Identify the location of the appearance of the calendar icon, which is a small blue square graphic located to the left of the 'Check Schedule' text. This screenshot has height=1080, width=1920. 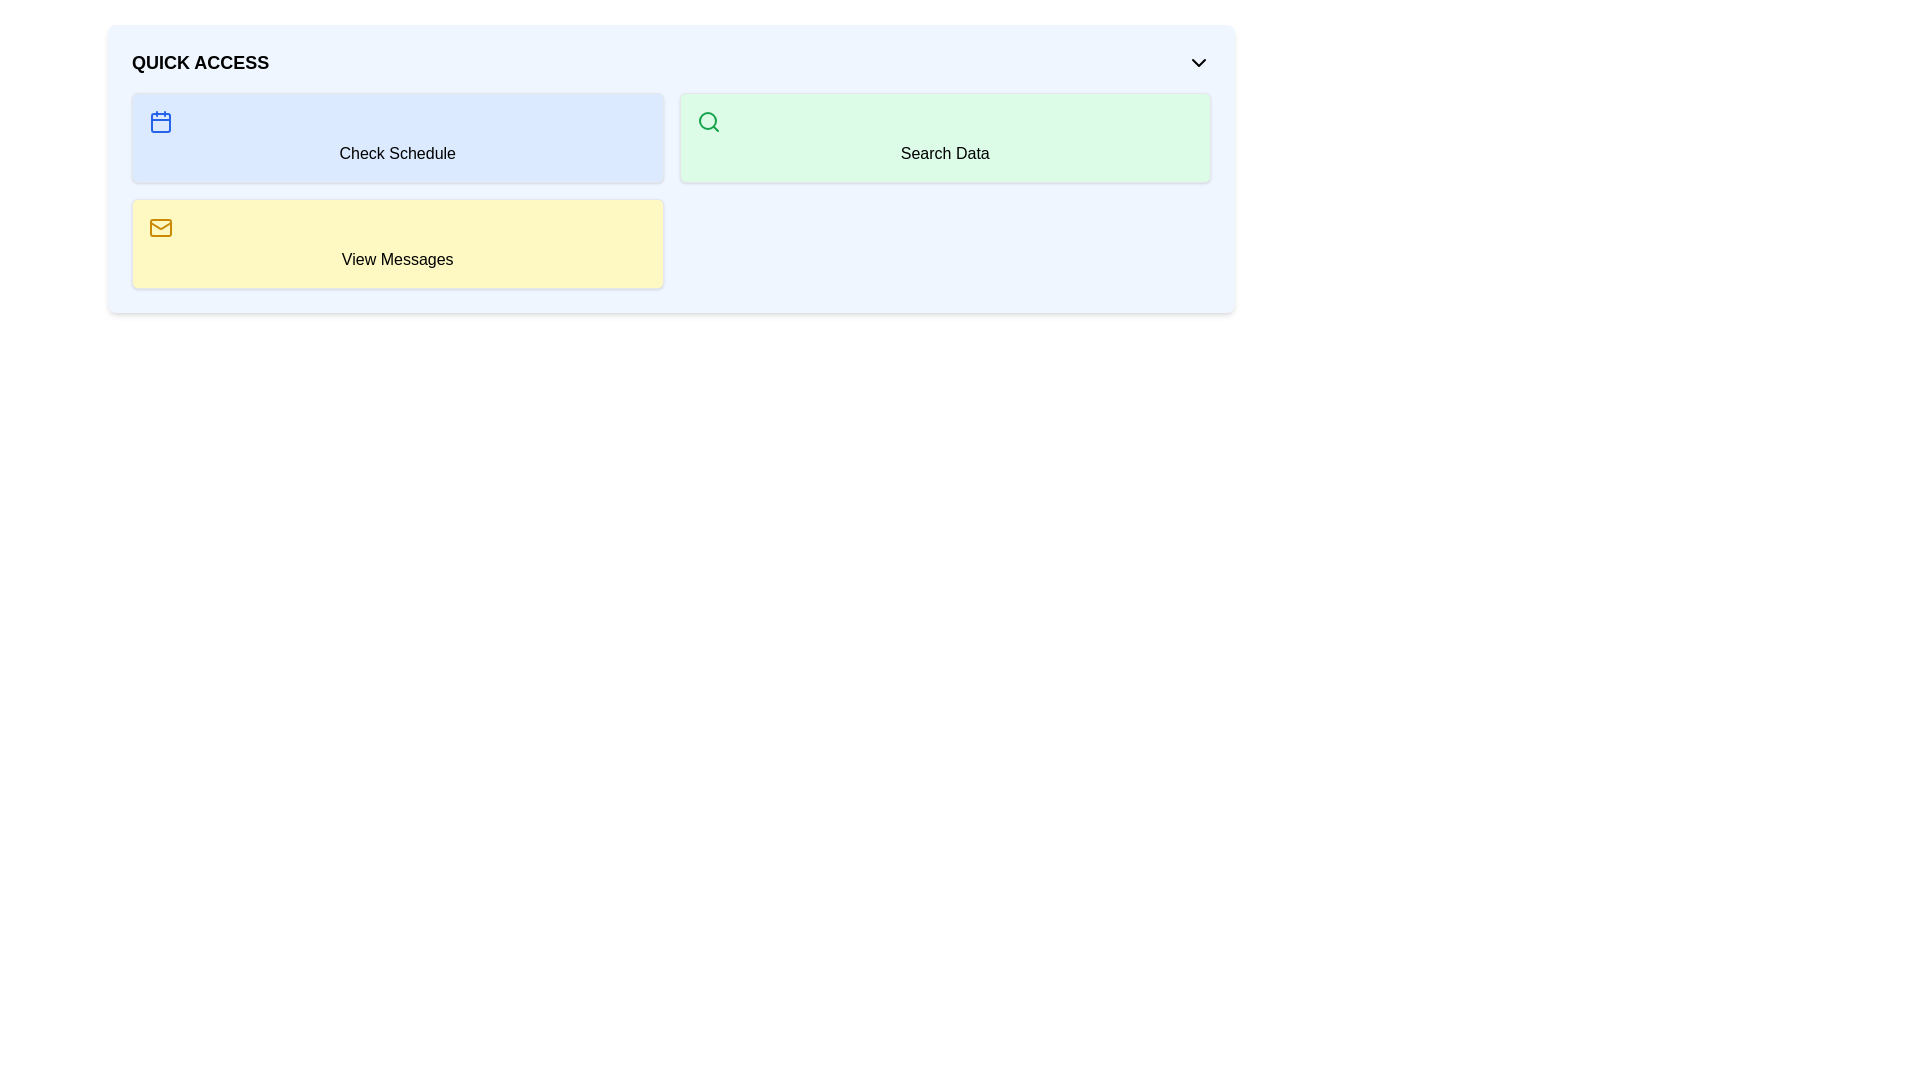
(161, 122).